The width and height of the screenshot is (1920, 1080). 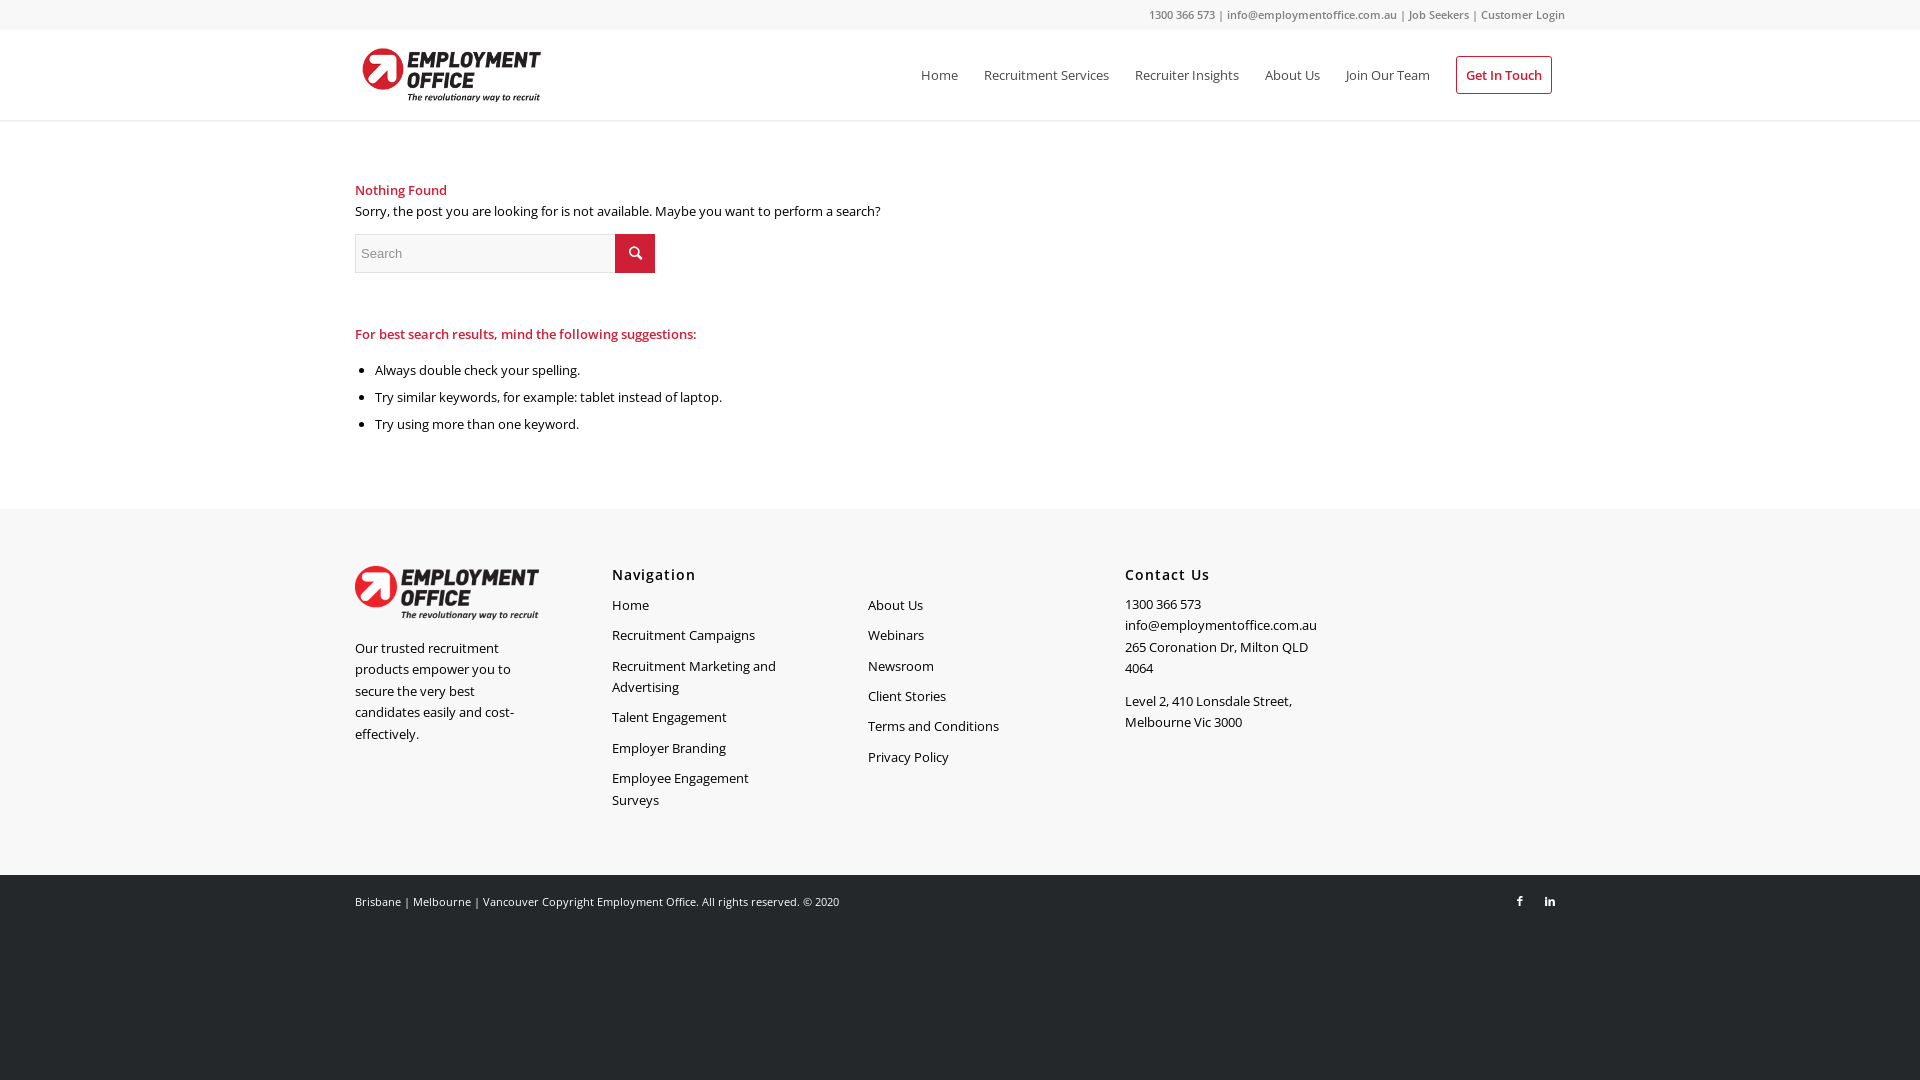 I want to click on 'Customer Login', so click(x=1521, y=14).